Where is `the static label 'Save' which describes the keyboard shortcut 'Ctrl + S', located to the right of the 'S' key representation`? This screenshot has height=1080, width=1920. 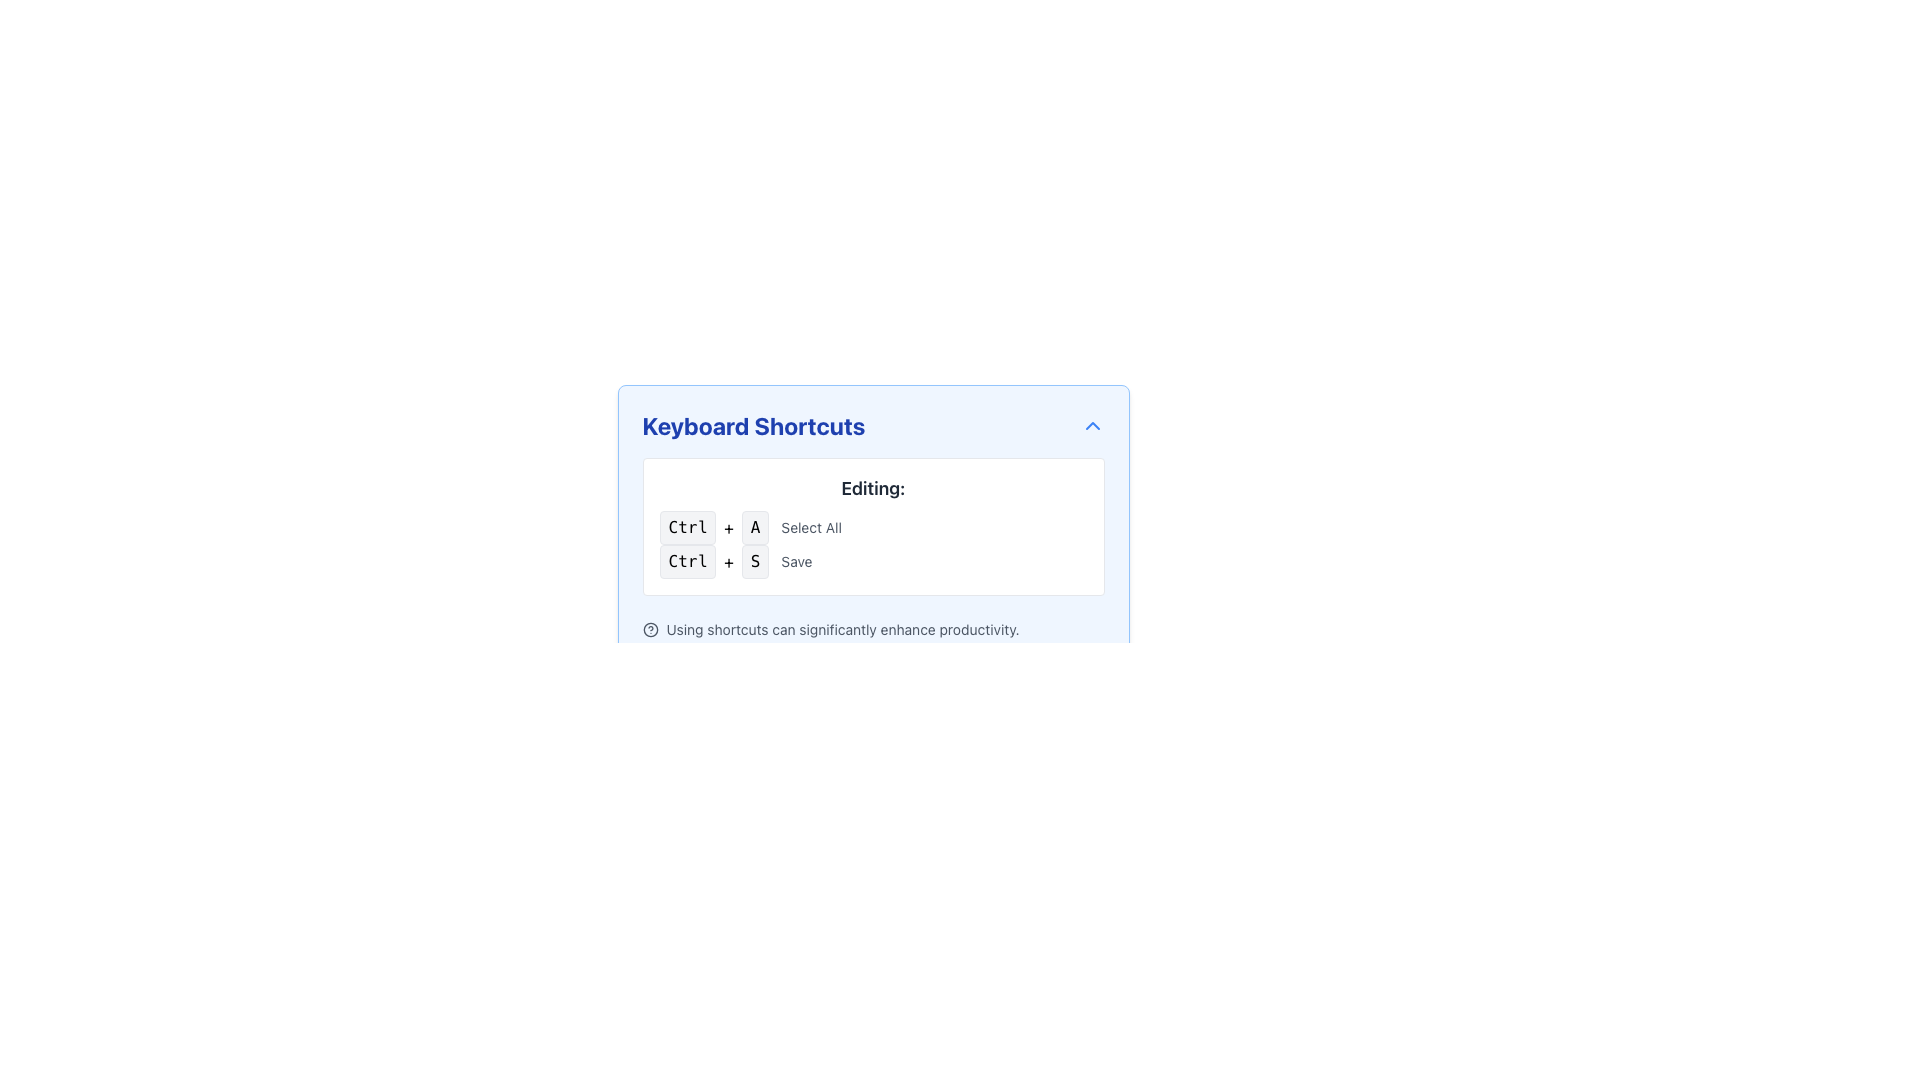
the static label 'Save' which describes the keyboard shortcut 'Ctrl + S', located to the right of the 'S' key representation is located at coordinates (795, 562).